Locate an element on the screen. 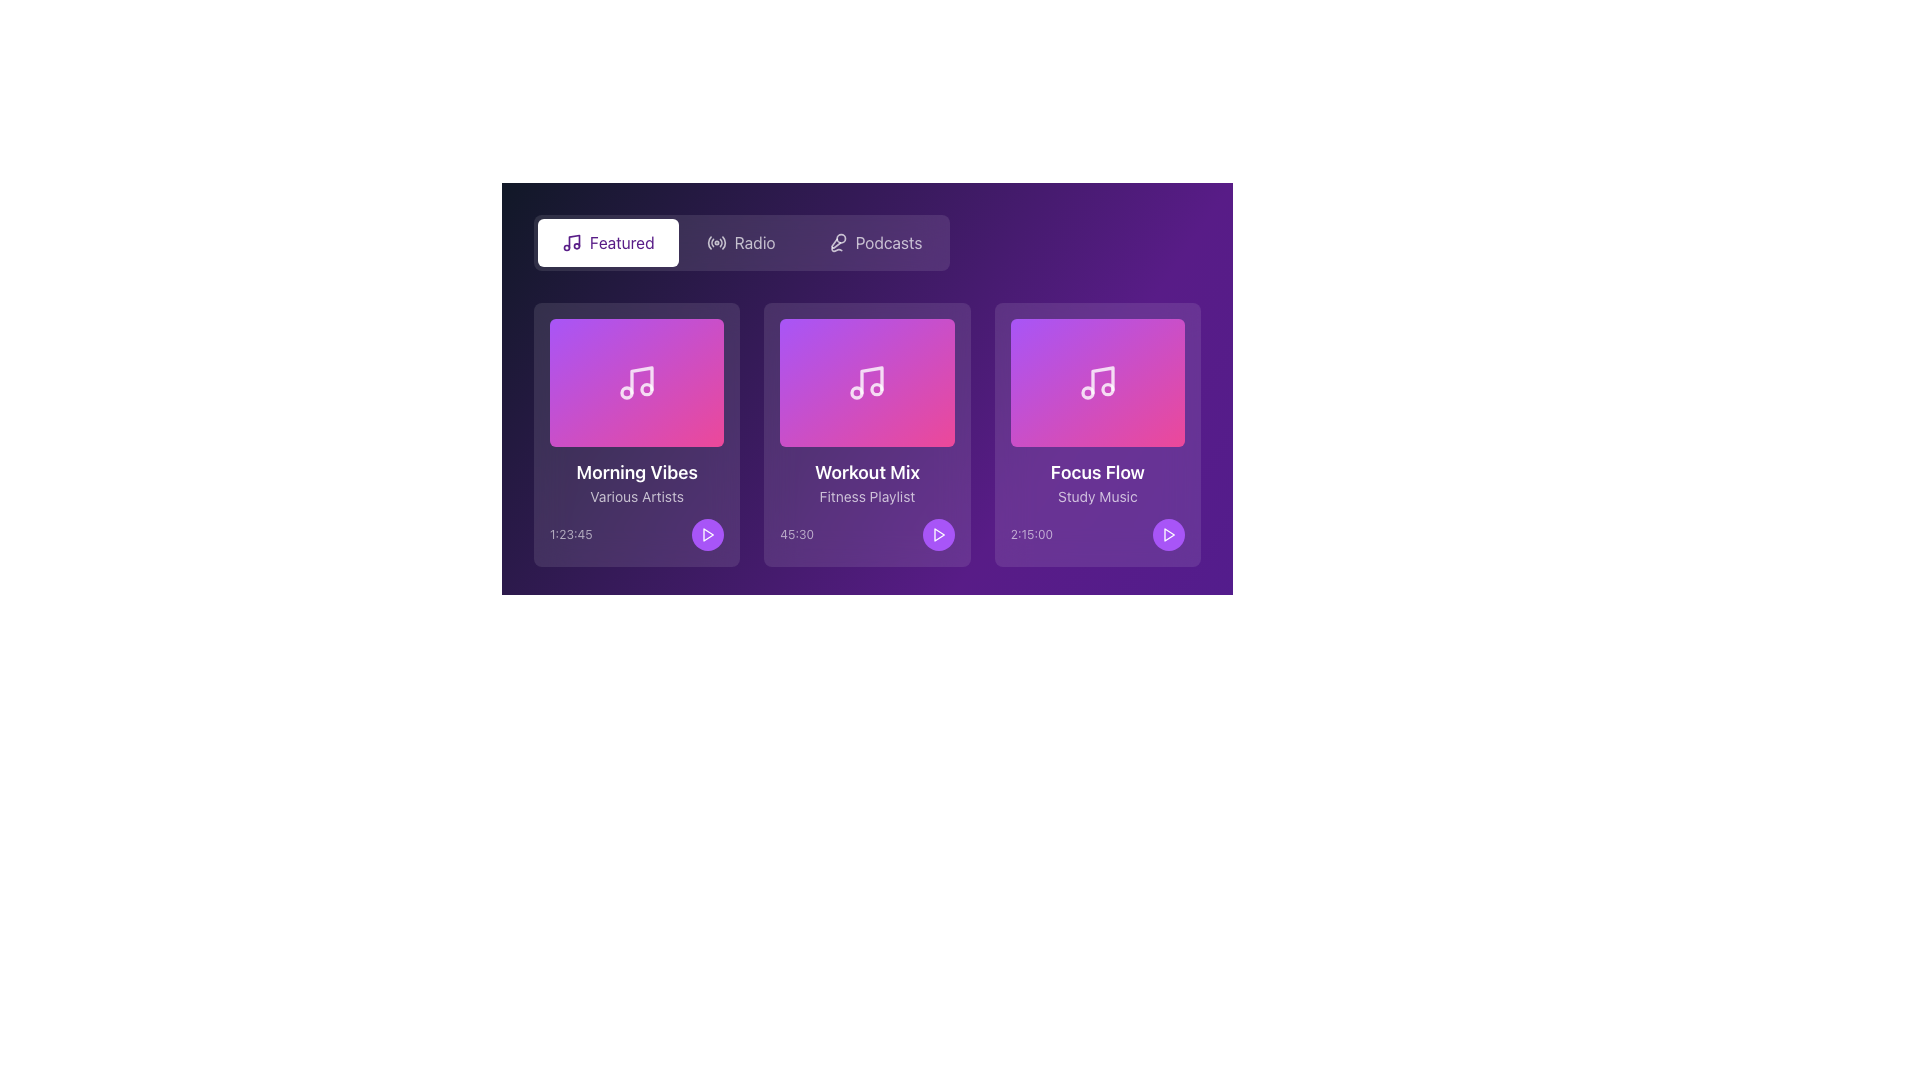 Image resolution: width=1920 pixels, height=1080 pixels. the 'Podcasts' text label in the navigation bar is located at coordinates (887, 242).